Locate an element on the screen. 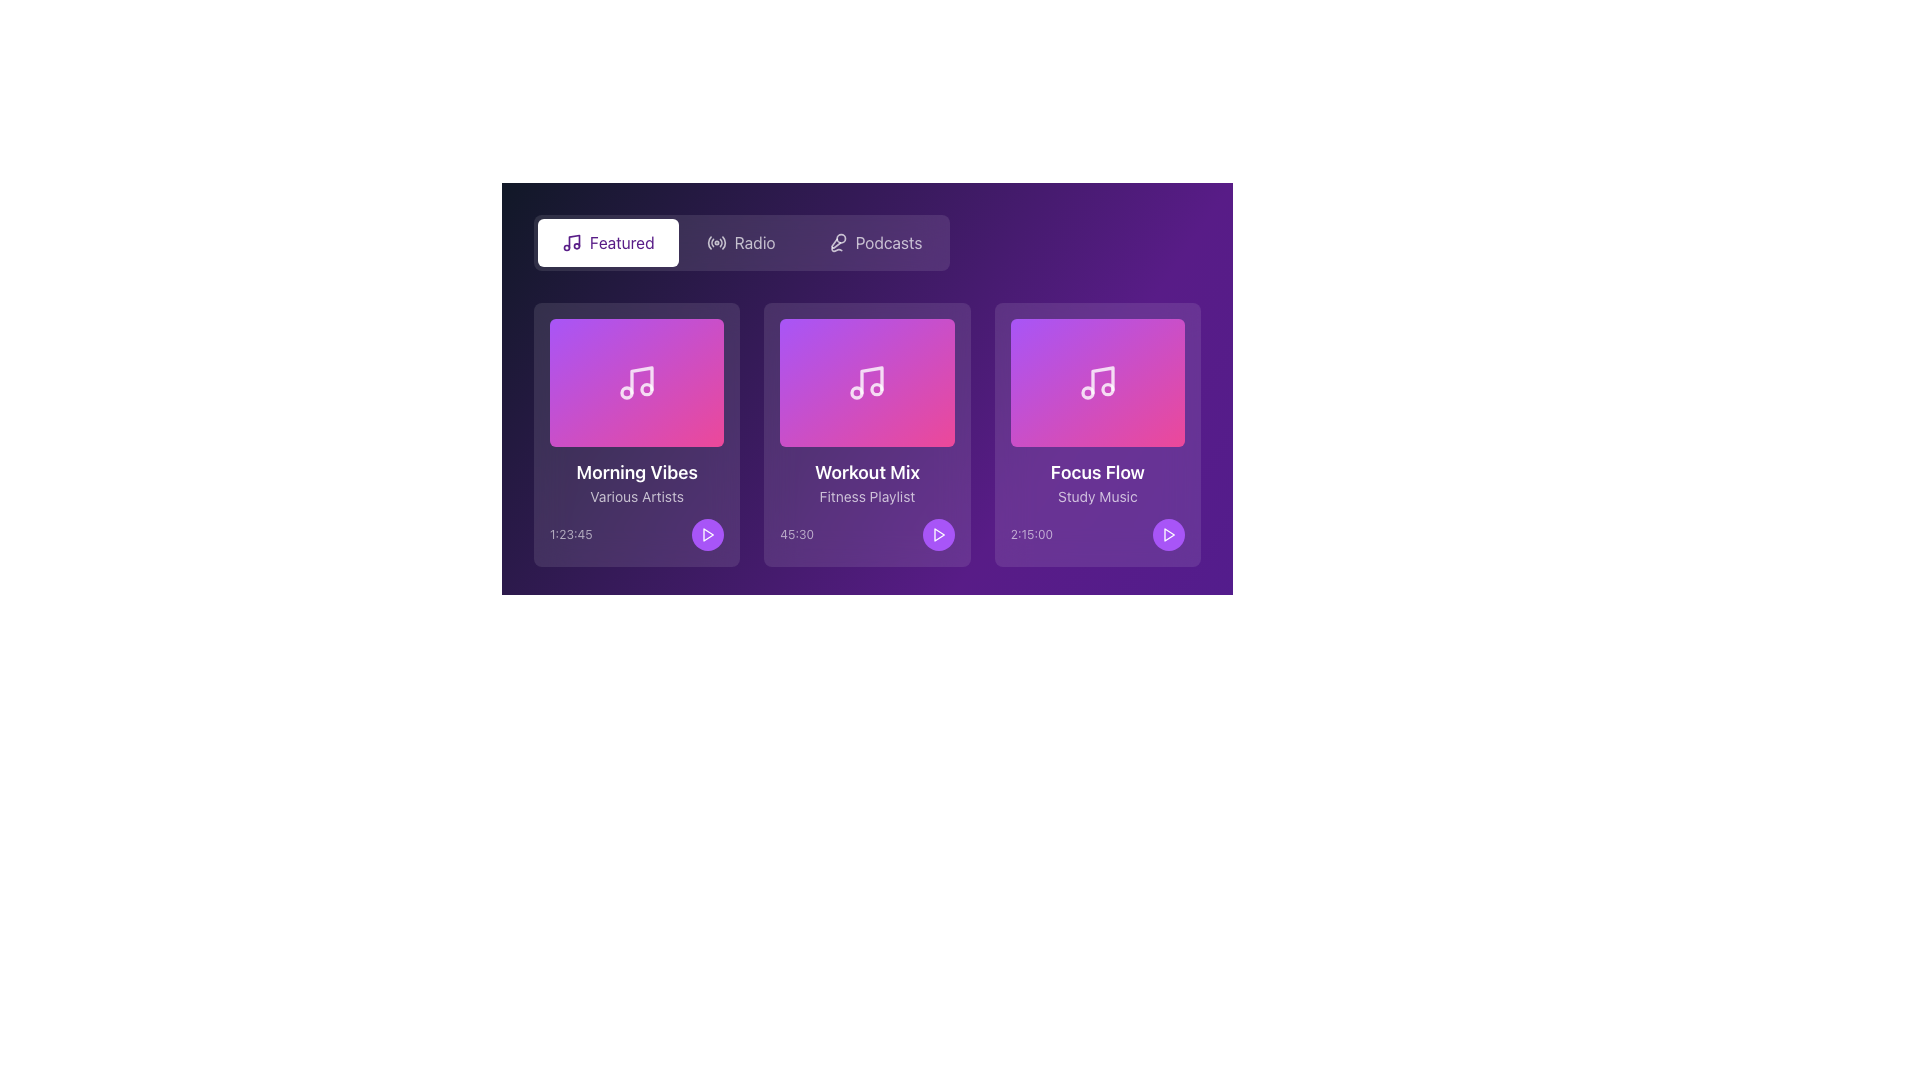 Image resolution: width=1920 pixels, height=1080 pixels. the 'Podcasts' text label in the navigation bar is located at coordinates (887, 242).